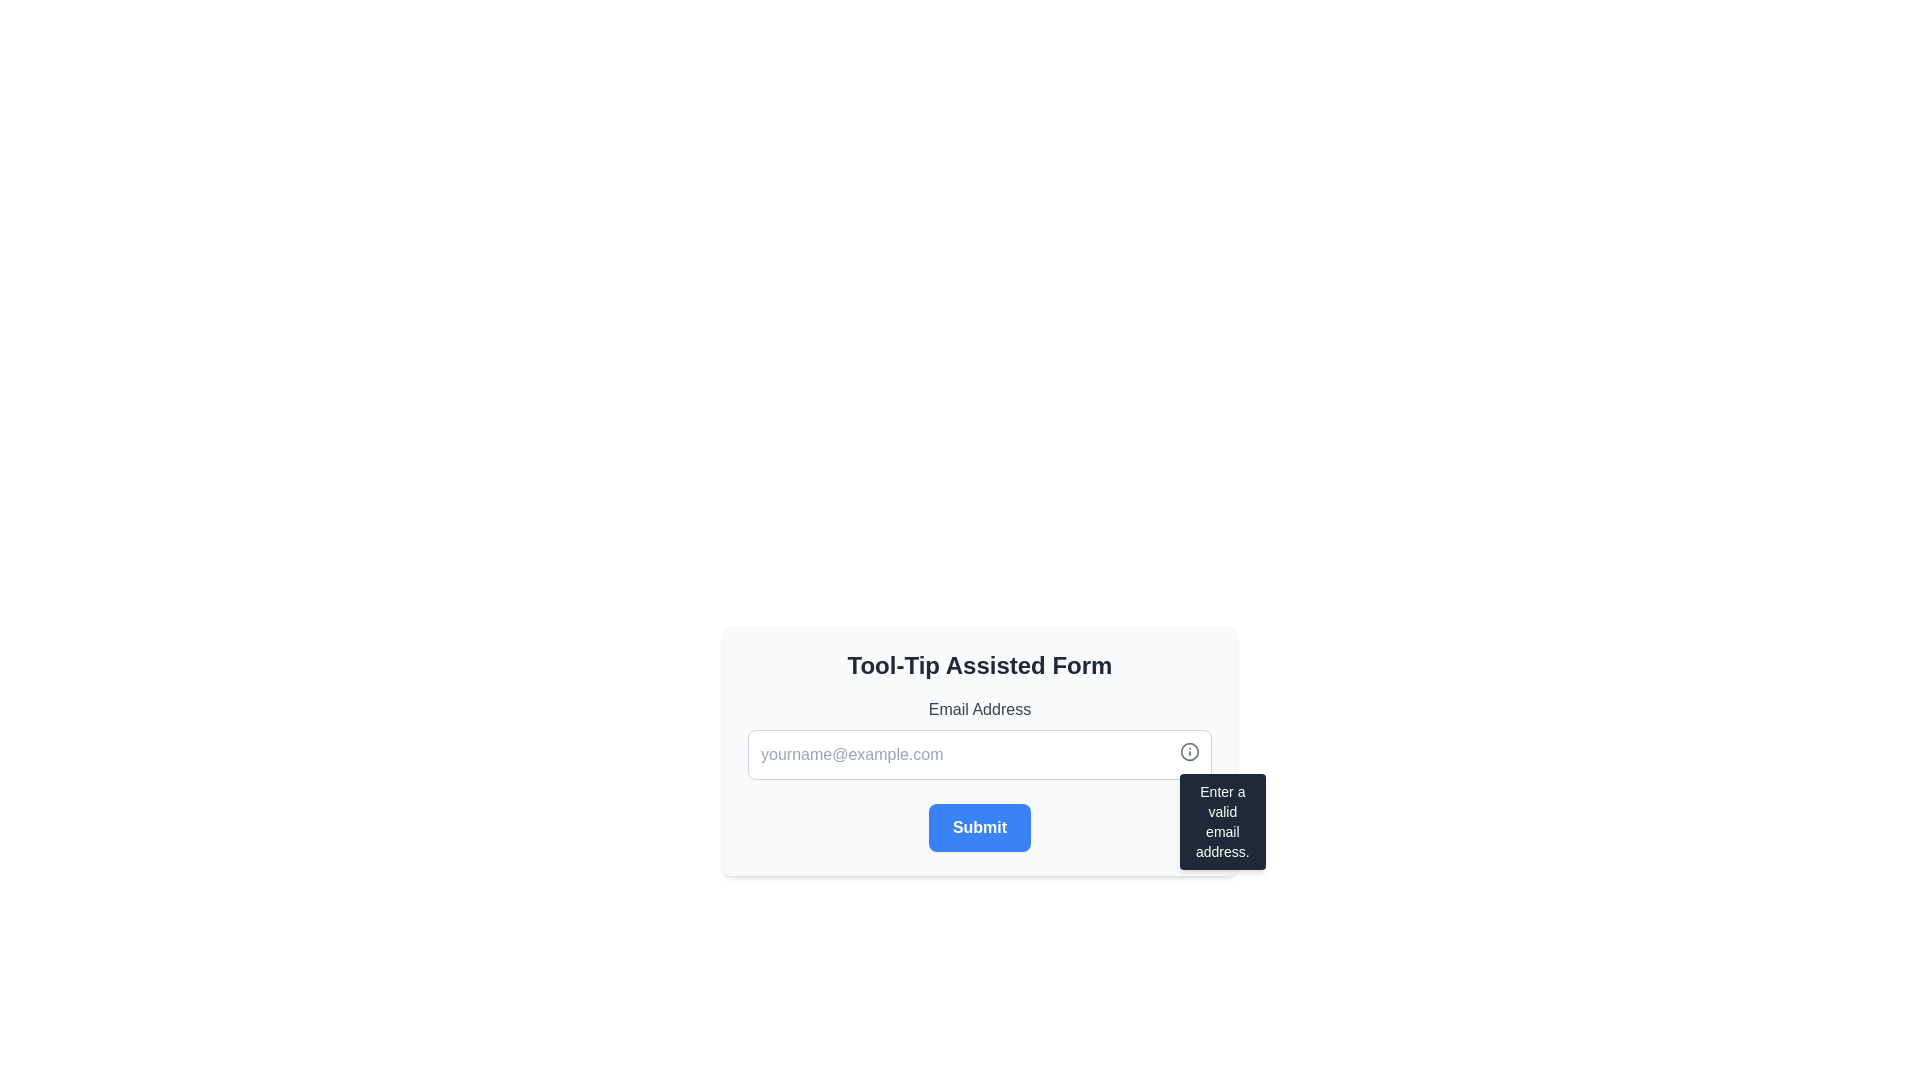 The image size is (1920, 1080). I want to click on the tooltip indicating 'Enter a valid email address' which has a dark gray background and white text, positioned below the 'Email Address' input field in the 'Tool-Tip Assisted Form.', so click(1221, 821).